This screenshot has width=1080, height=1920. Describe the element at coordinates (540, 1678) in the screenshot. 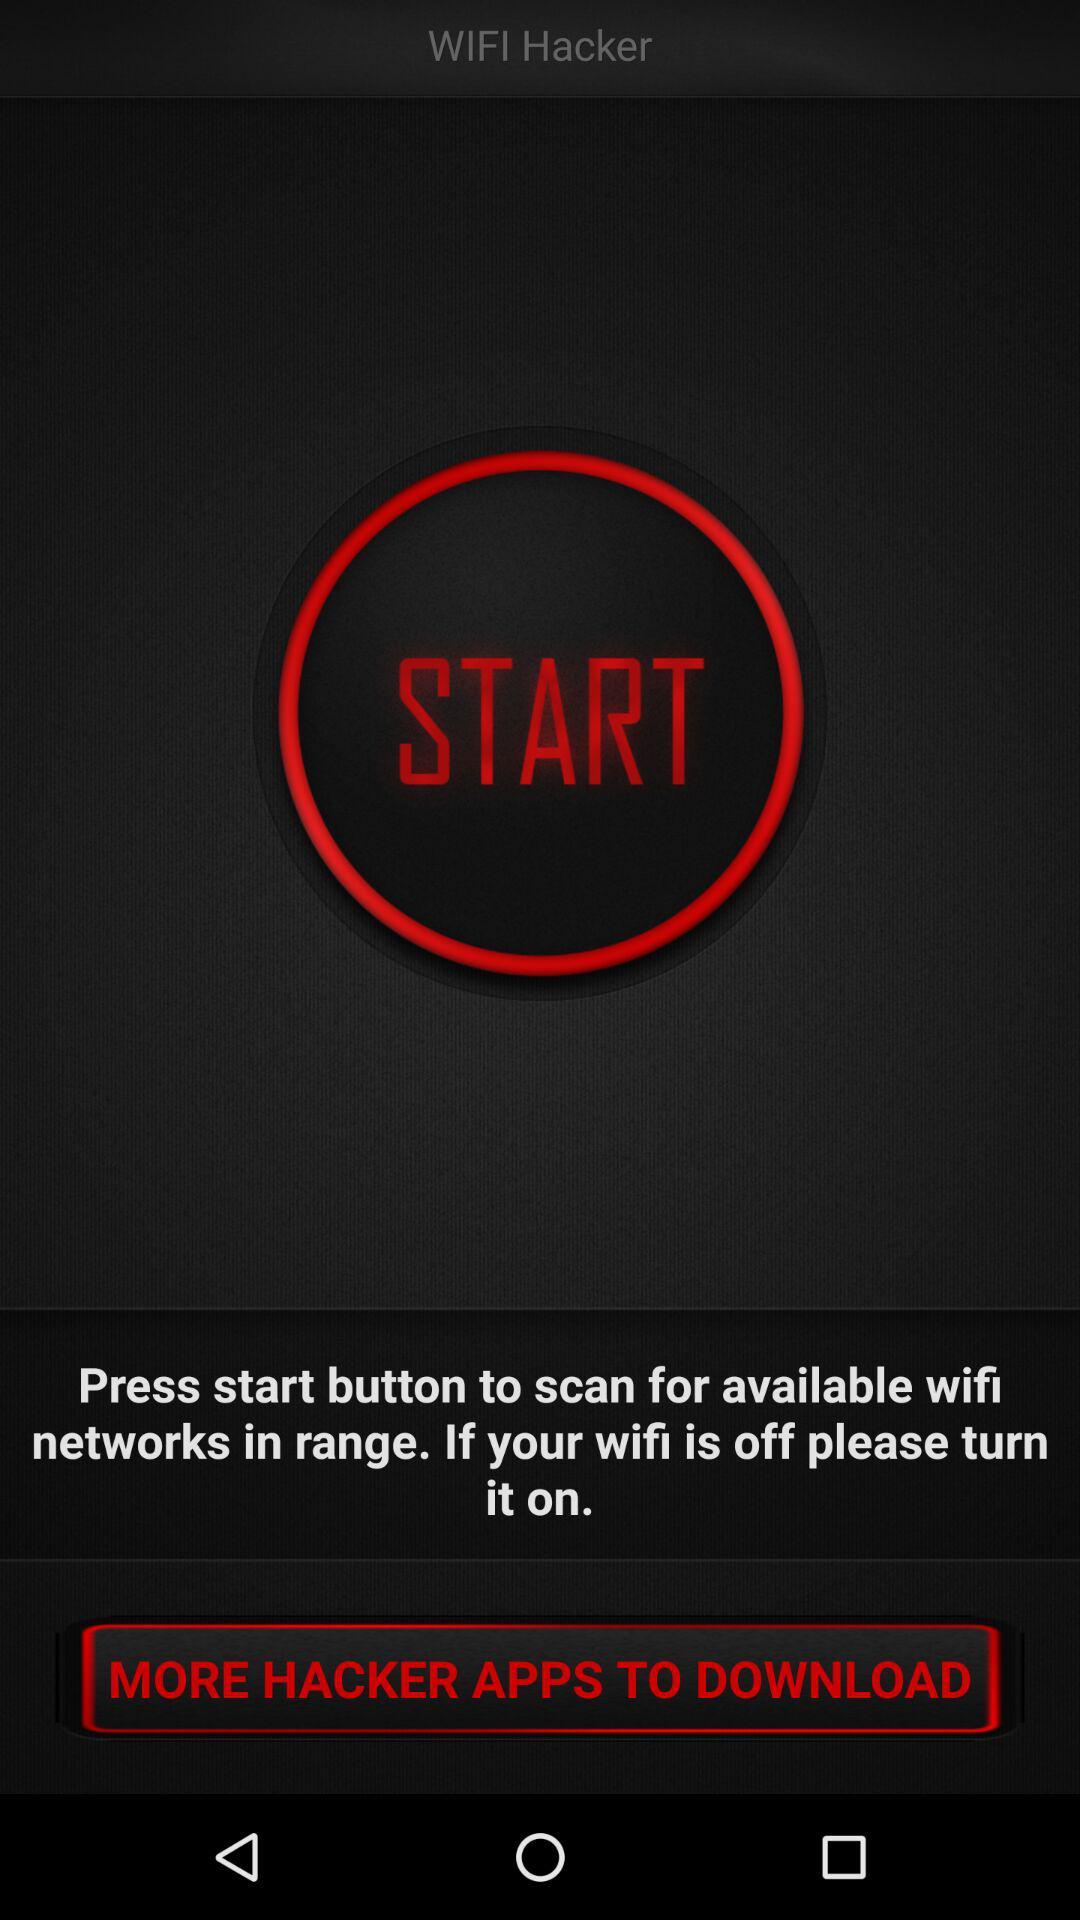

I see `more hacker apps button` at that location.